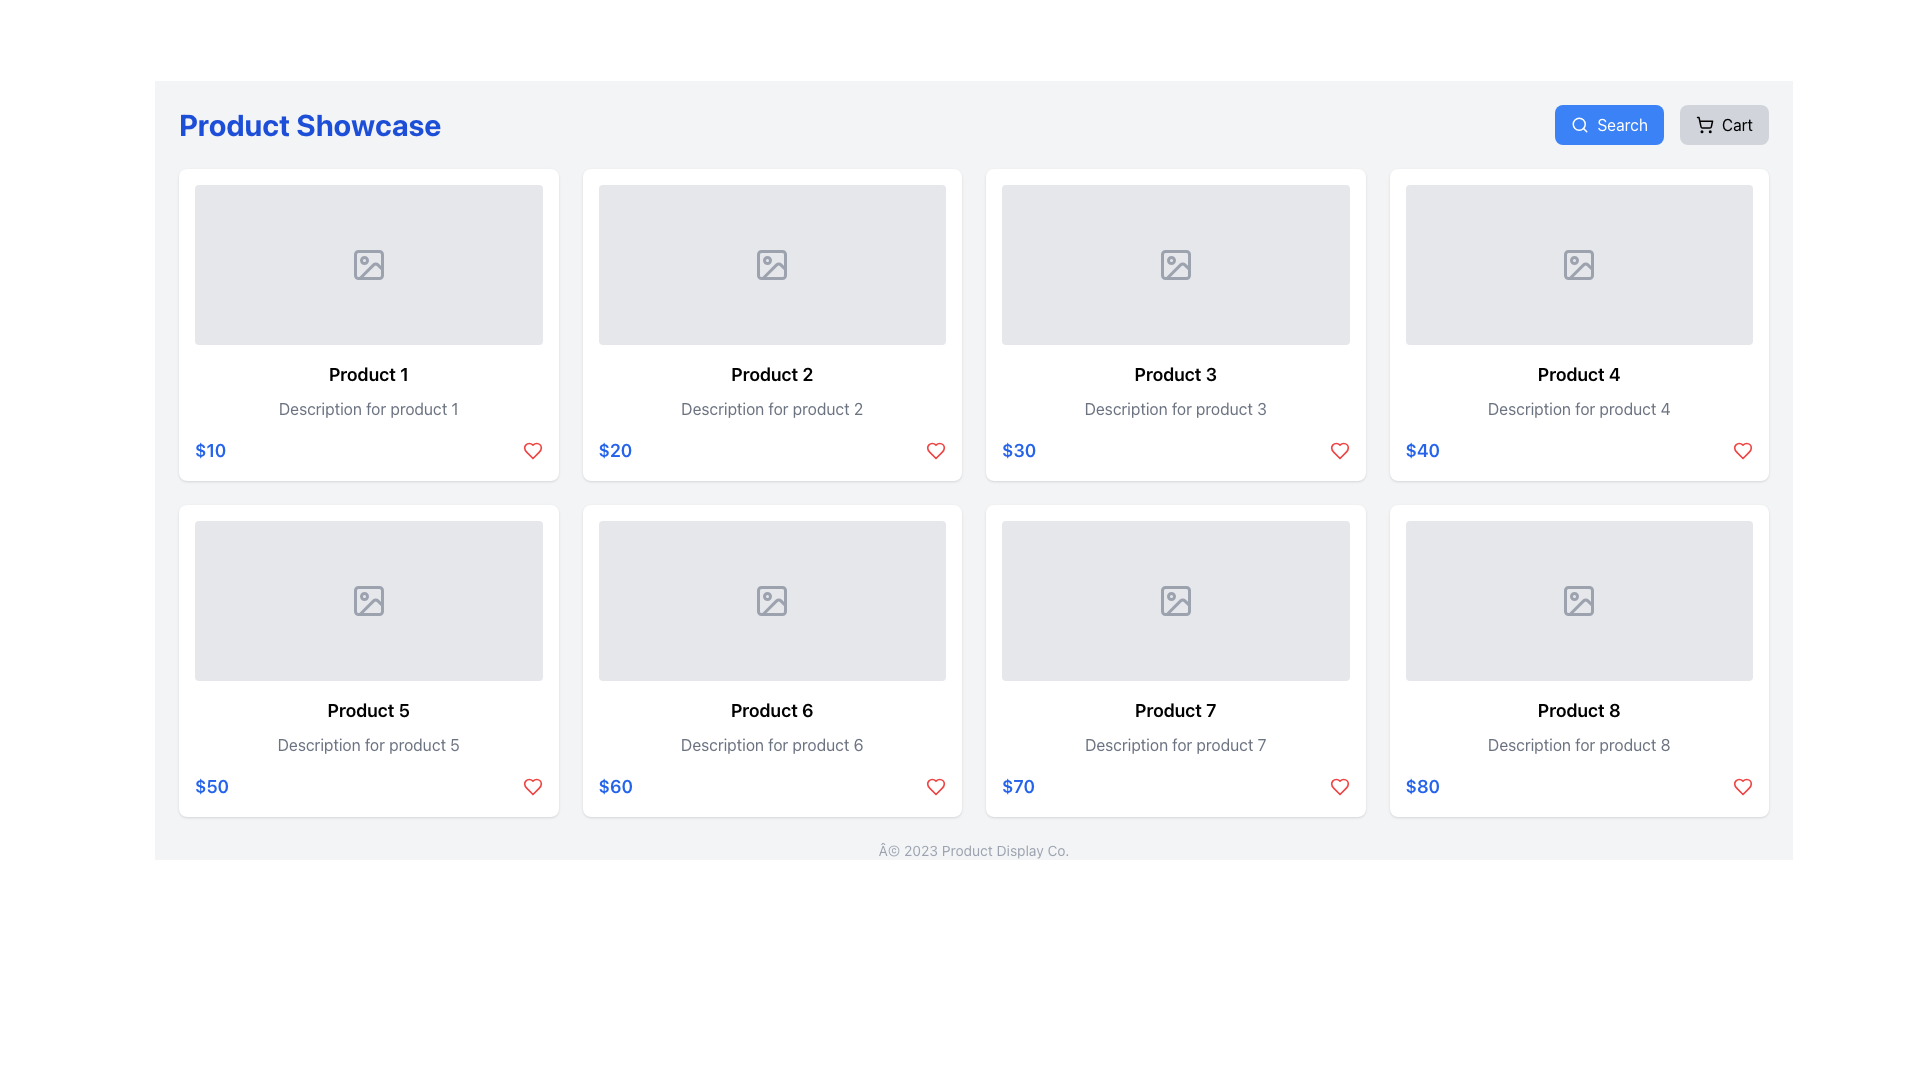 The image size is (1920, 1080). I want to click on the static text element that serves as a title or heading, indicating the purpose of the page, so click(309, 124).